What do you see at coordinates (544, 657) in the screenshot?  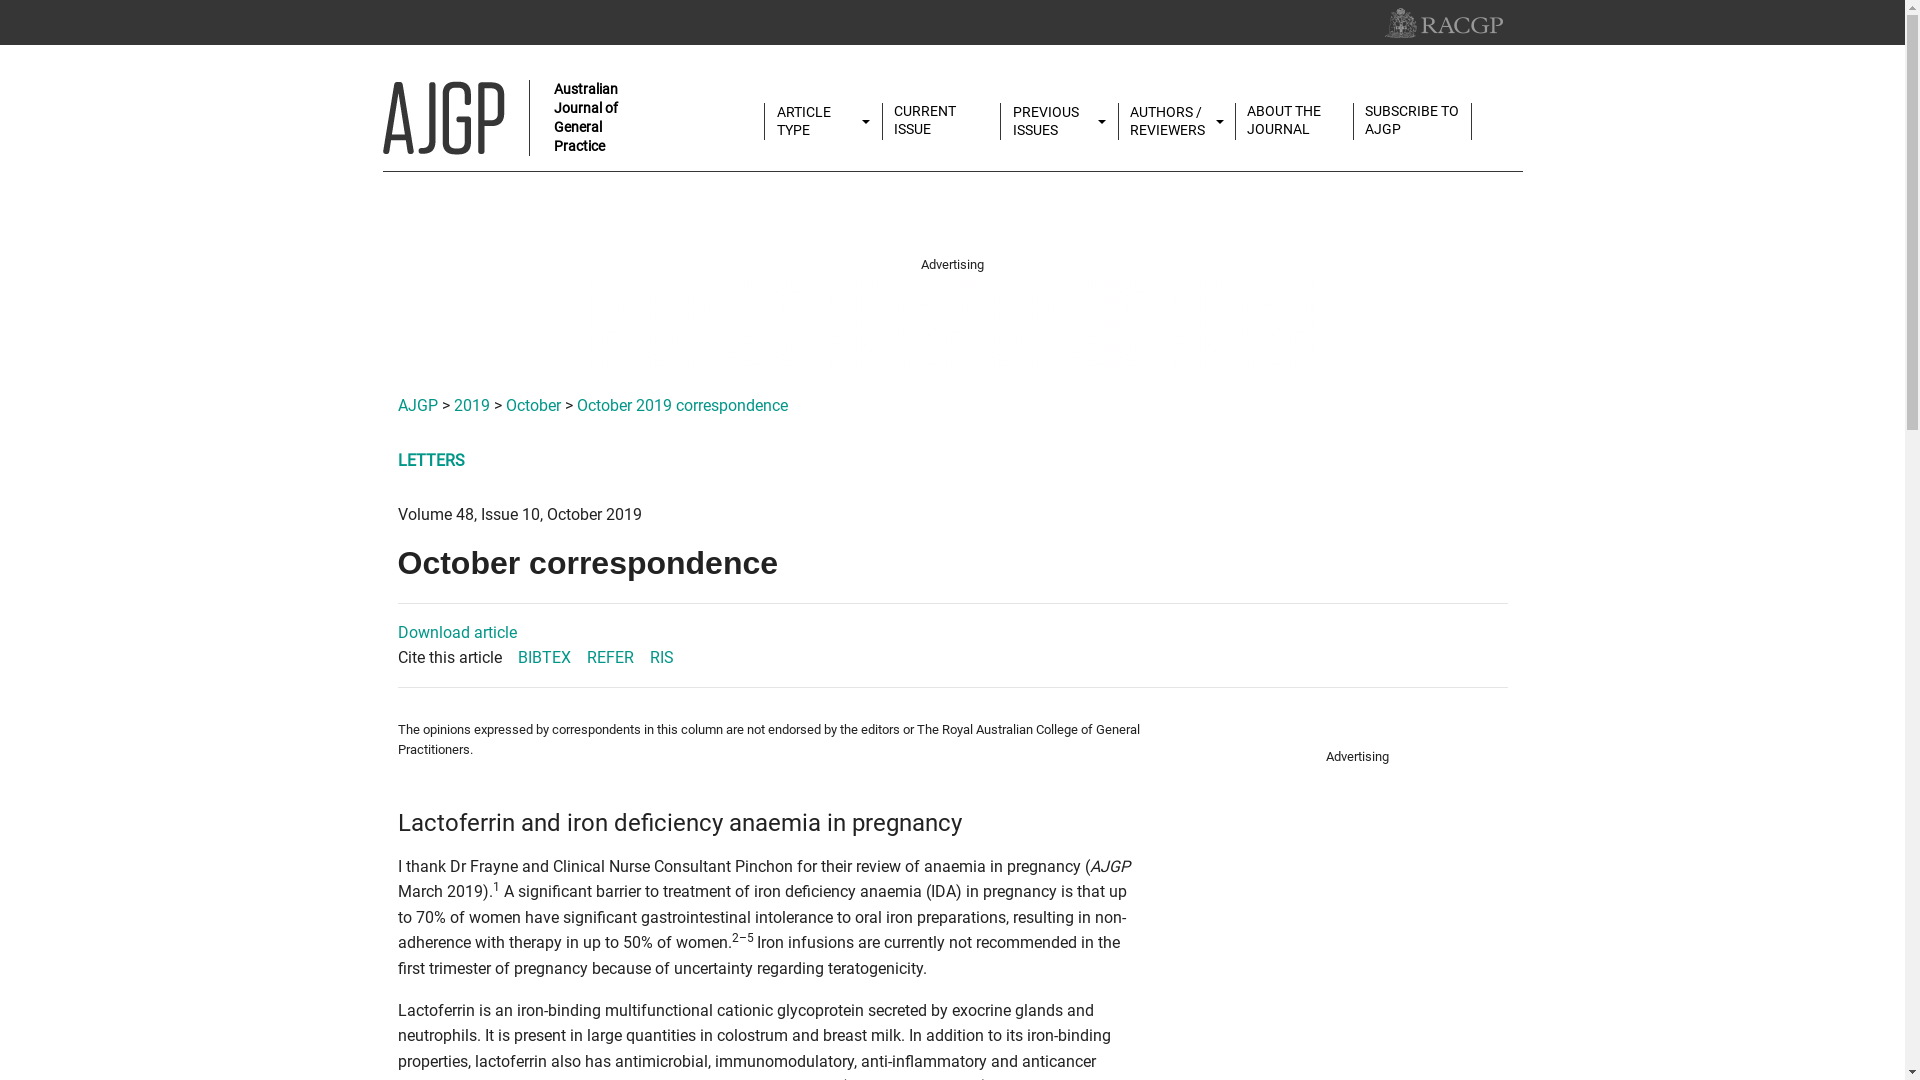 I see `'BIBTEX'` at bounding box center [544, 657].